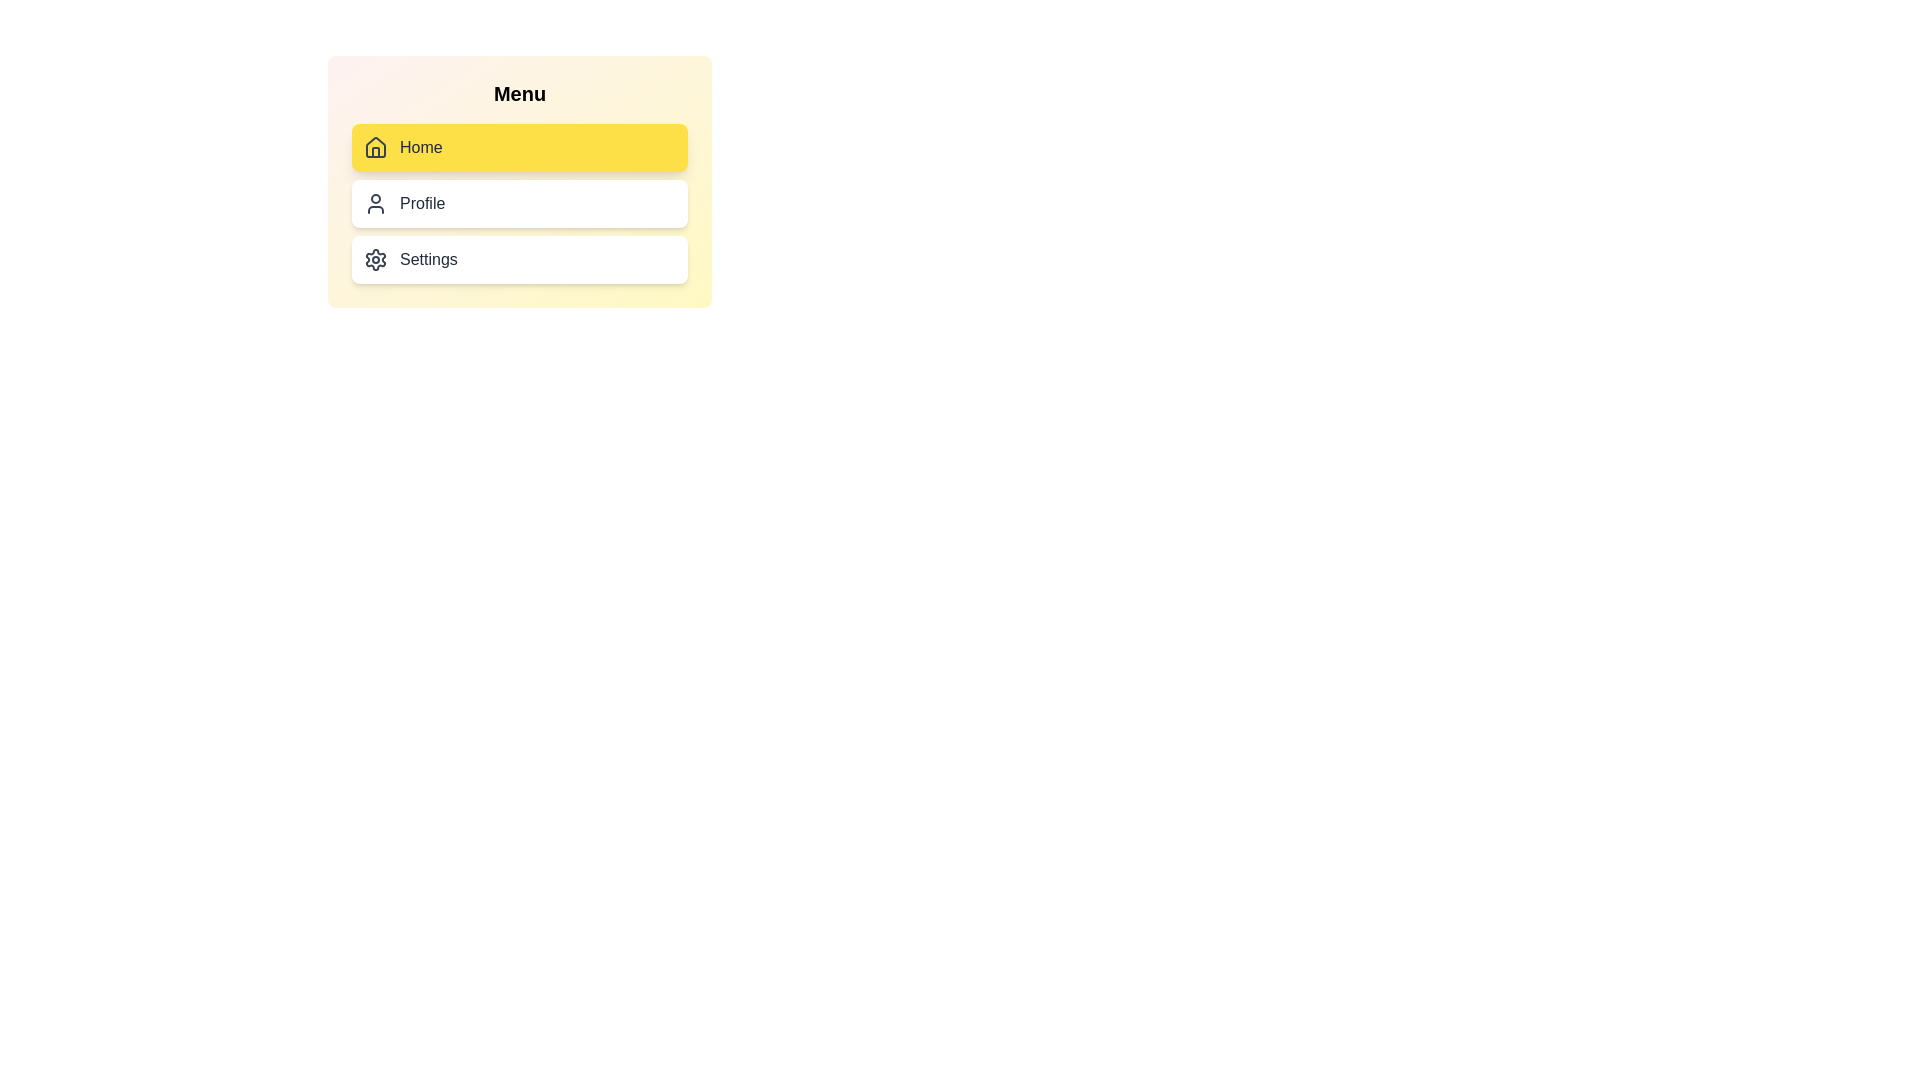 The image size is (1920, 1080). What do you see at coordinates (519, 146) in the screenshot?
I see `the menu item Home` at bounding box center [519, 146].